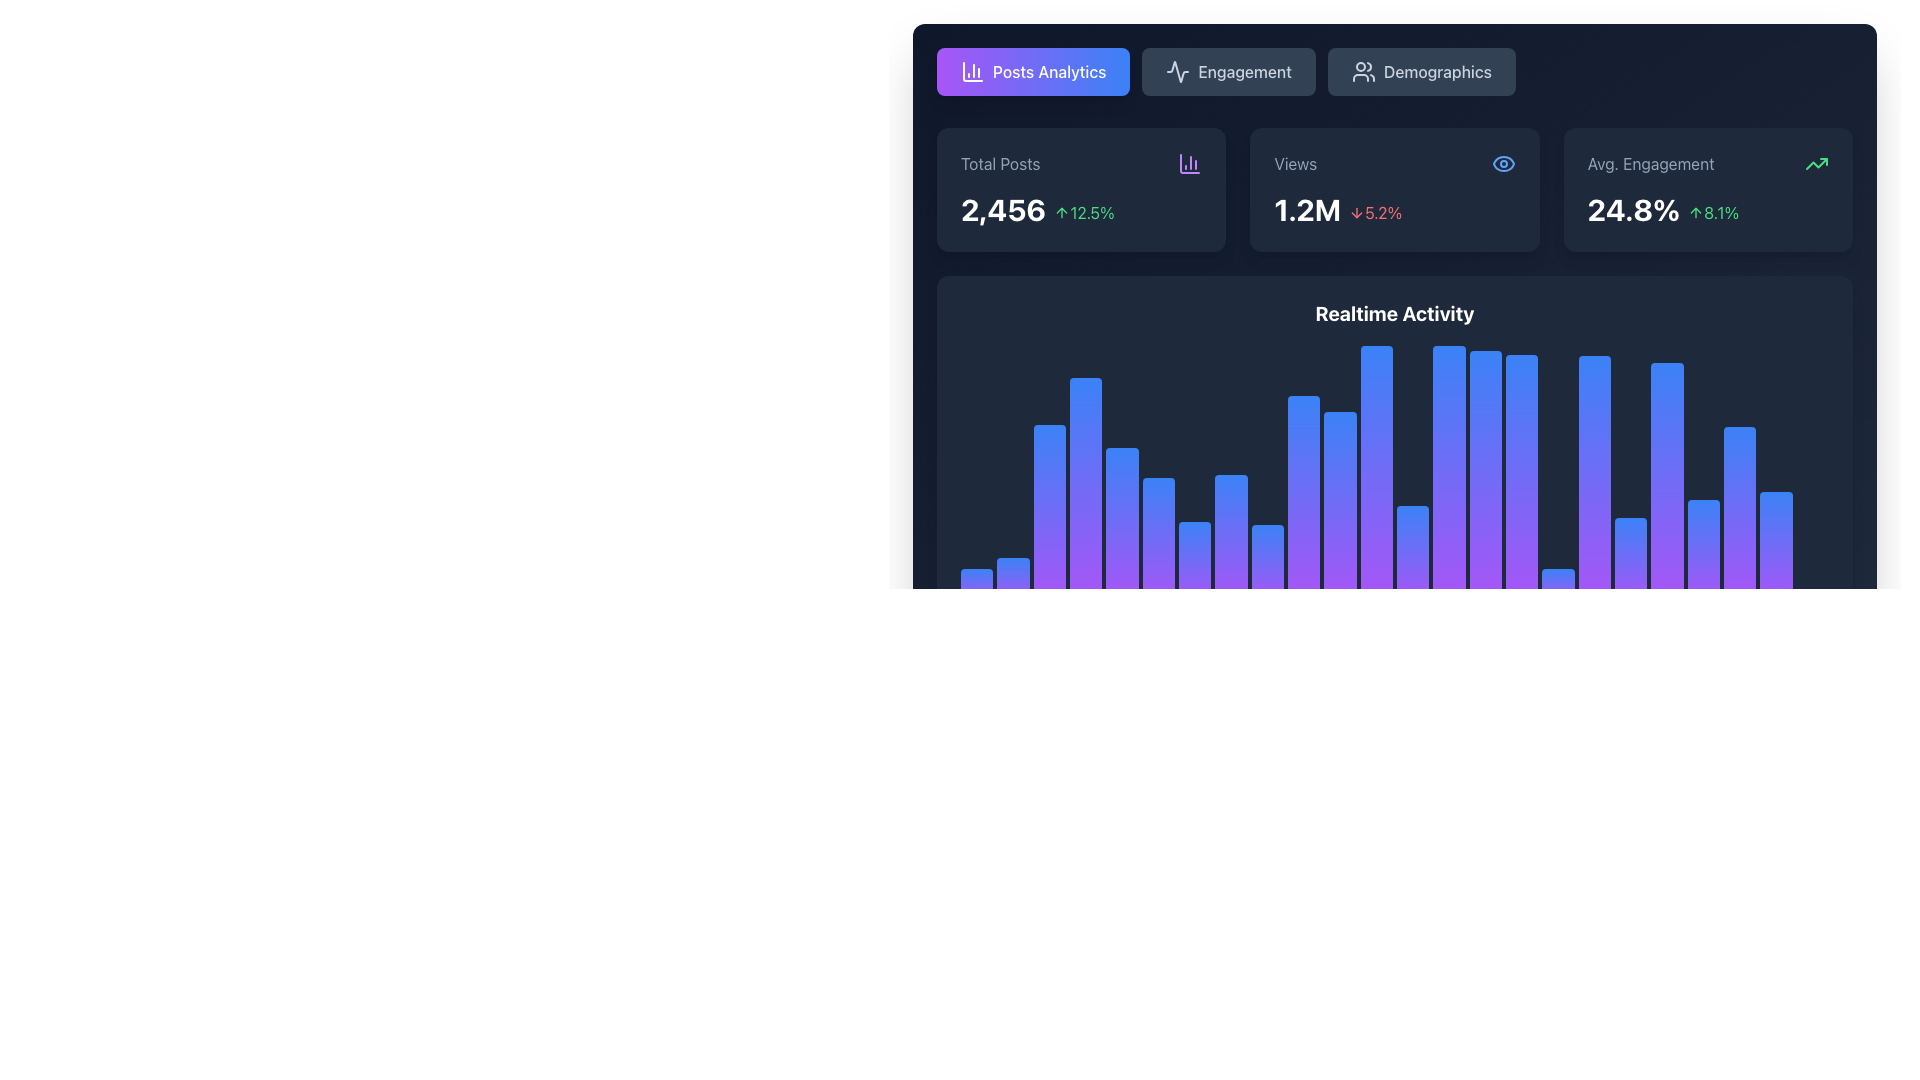  What do you see at coordinates (1738, 552) in the screenshot?
I see `the 23rd rectangular bar in the bar chart, which has a gradient background from purple to blue` at bounding box center [1738, 552].